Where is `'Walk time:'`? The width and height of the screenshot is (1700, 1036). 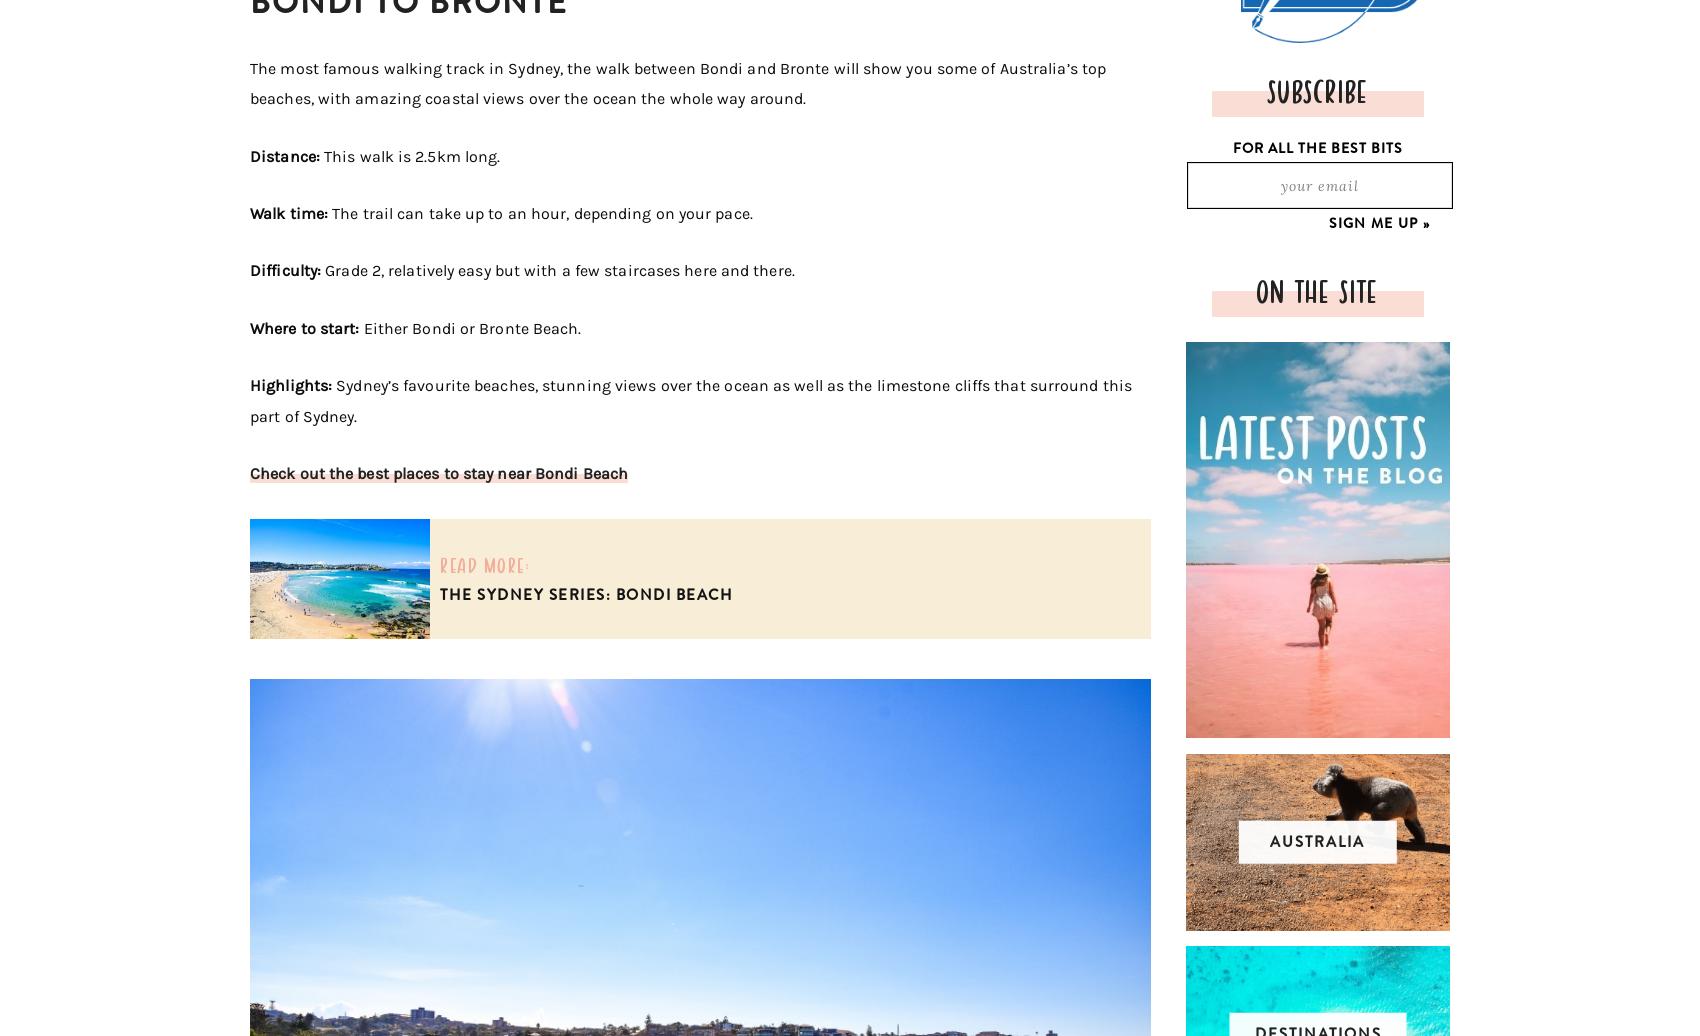
'Walk time:' is located at coordinates (291, 212).